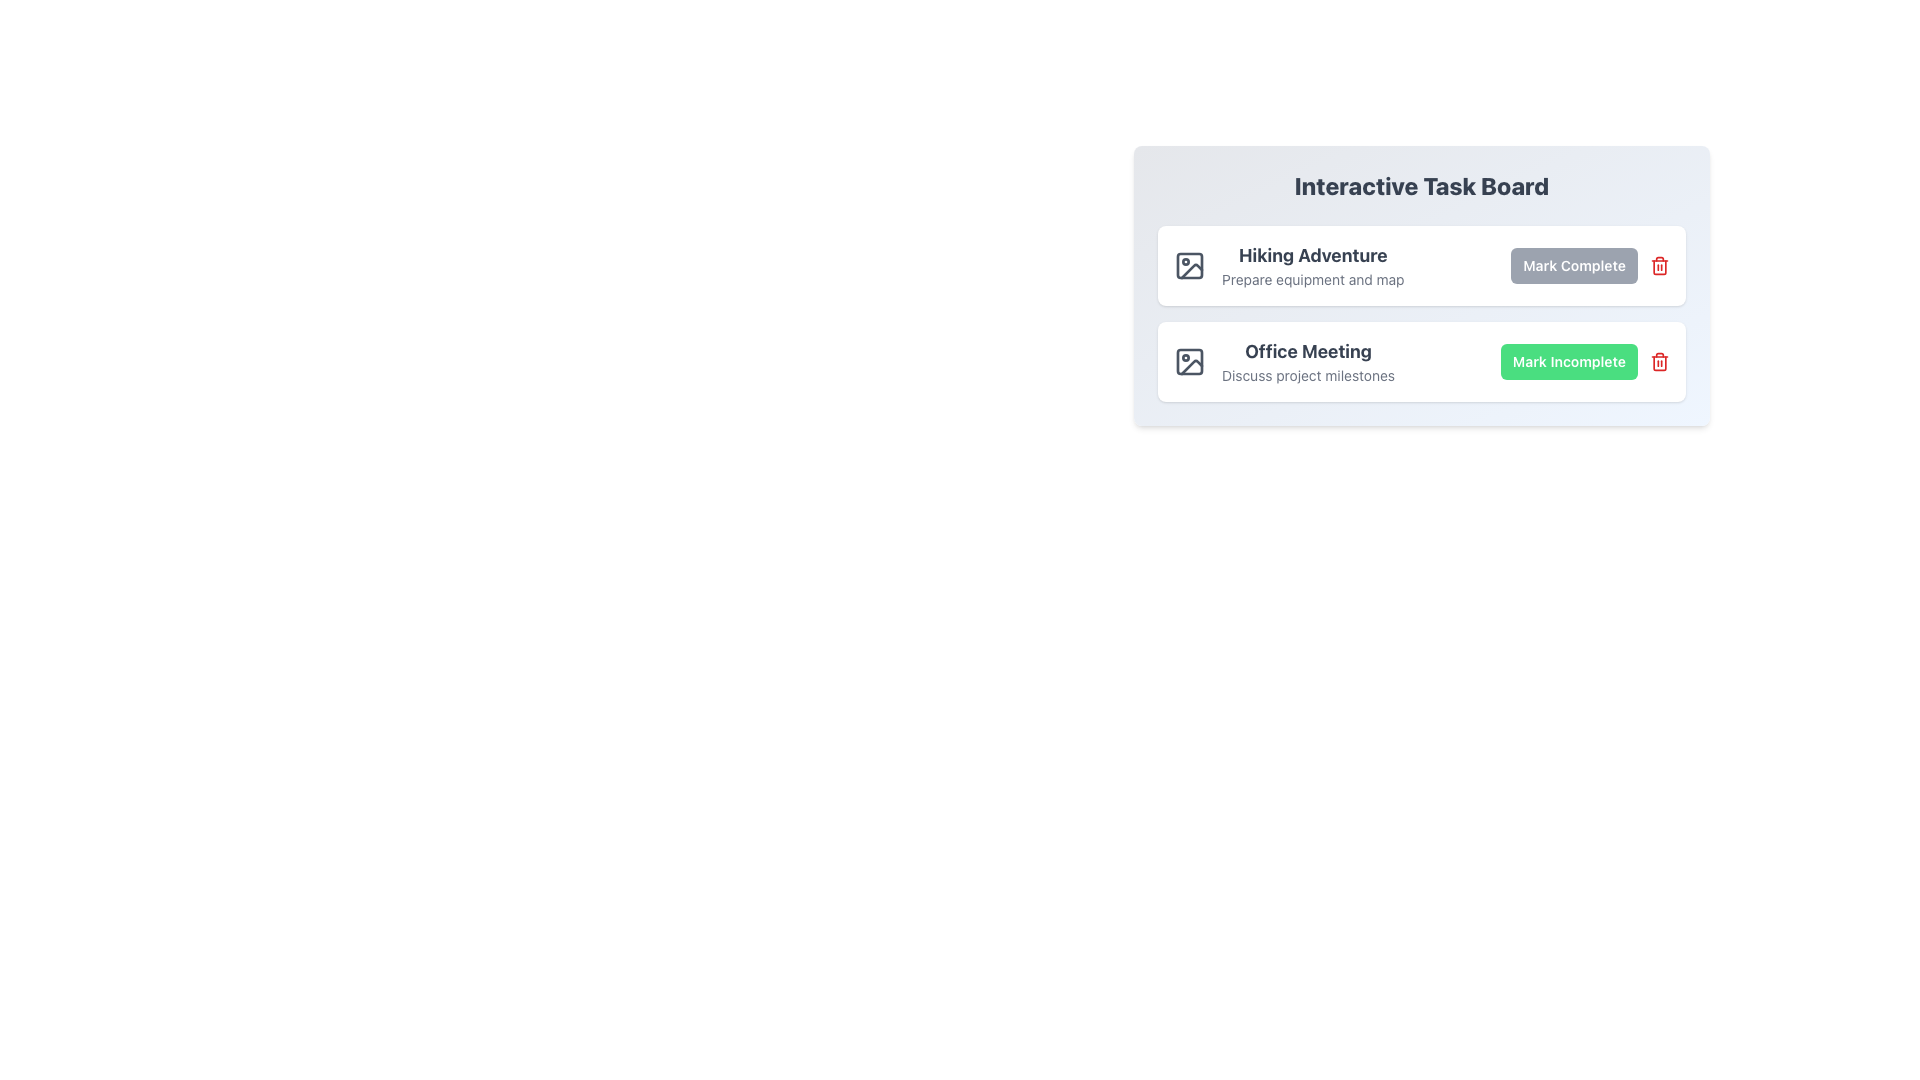  What do you see at coordinates (1190, 362) in the screenshot?
I see `the graphical part of the SVG image icon associated with the 'Office Meeting' task in the task list, located to the left of its main text description` at bounding box center [1190, 362].